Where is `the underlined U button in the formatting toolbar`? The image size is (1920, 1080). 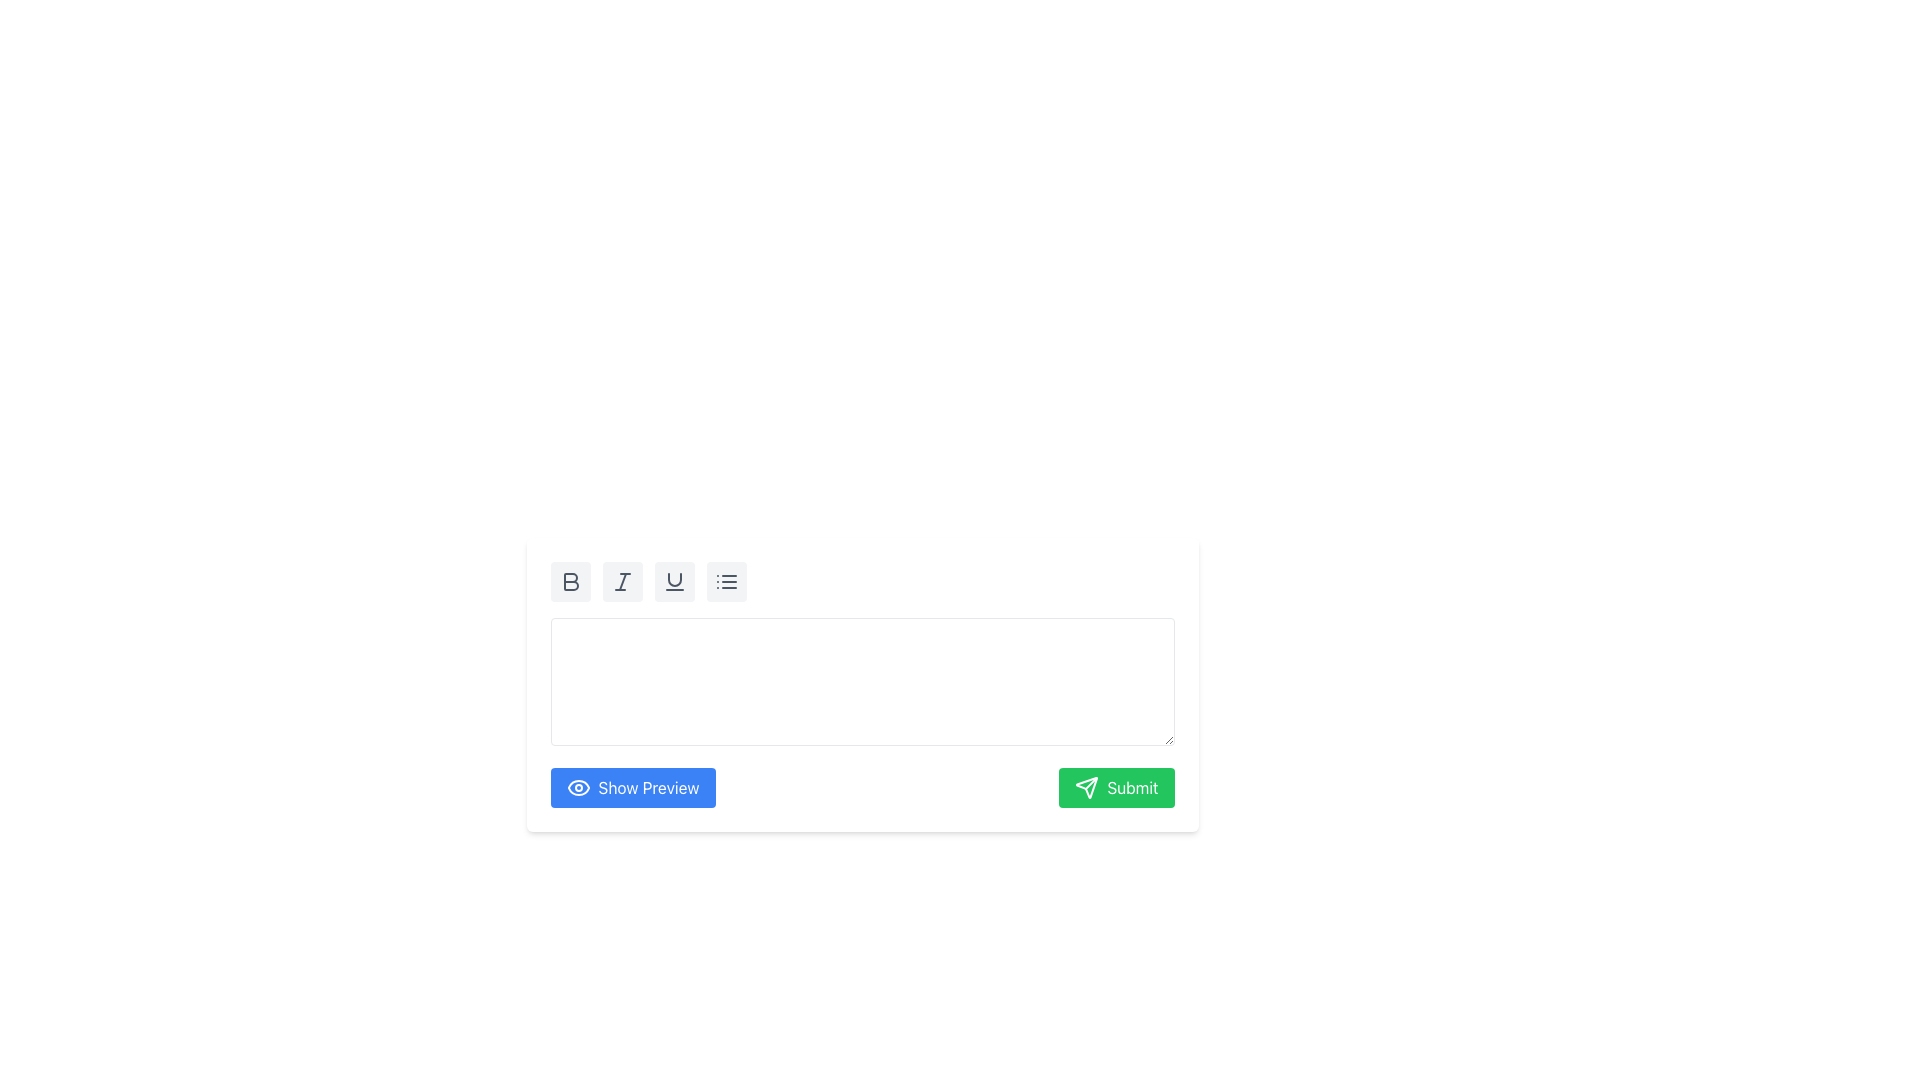
the underlined U button in the formatting toolbar is located at coordinates (674, 582).